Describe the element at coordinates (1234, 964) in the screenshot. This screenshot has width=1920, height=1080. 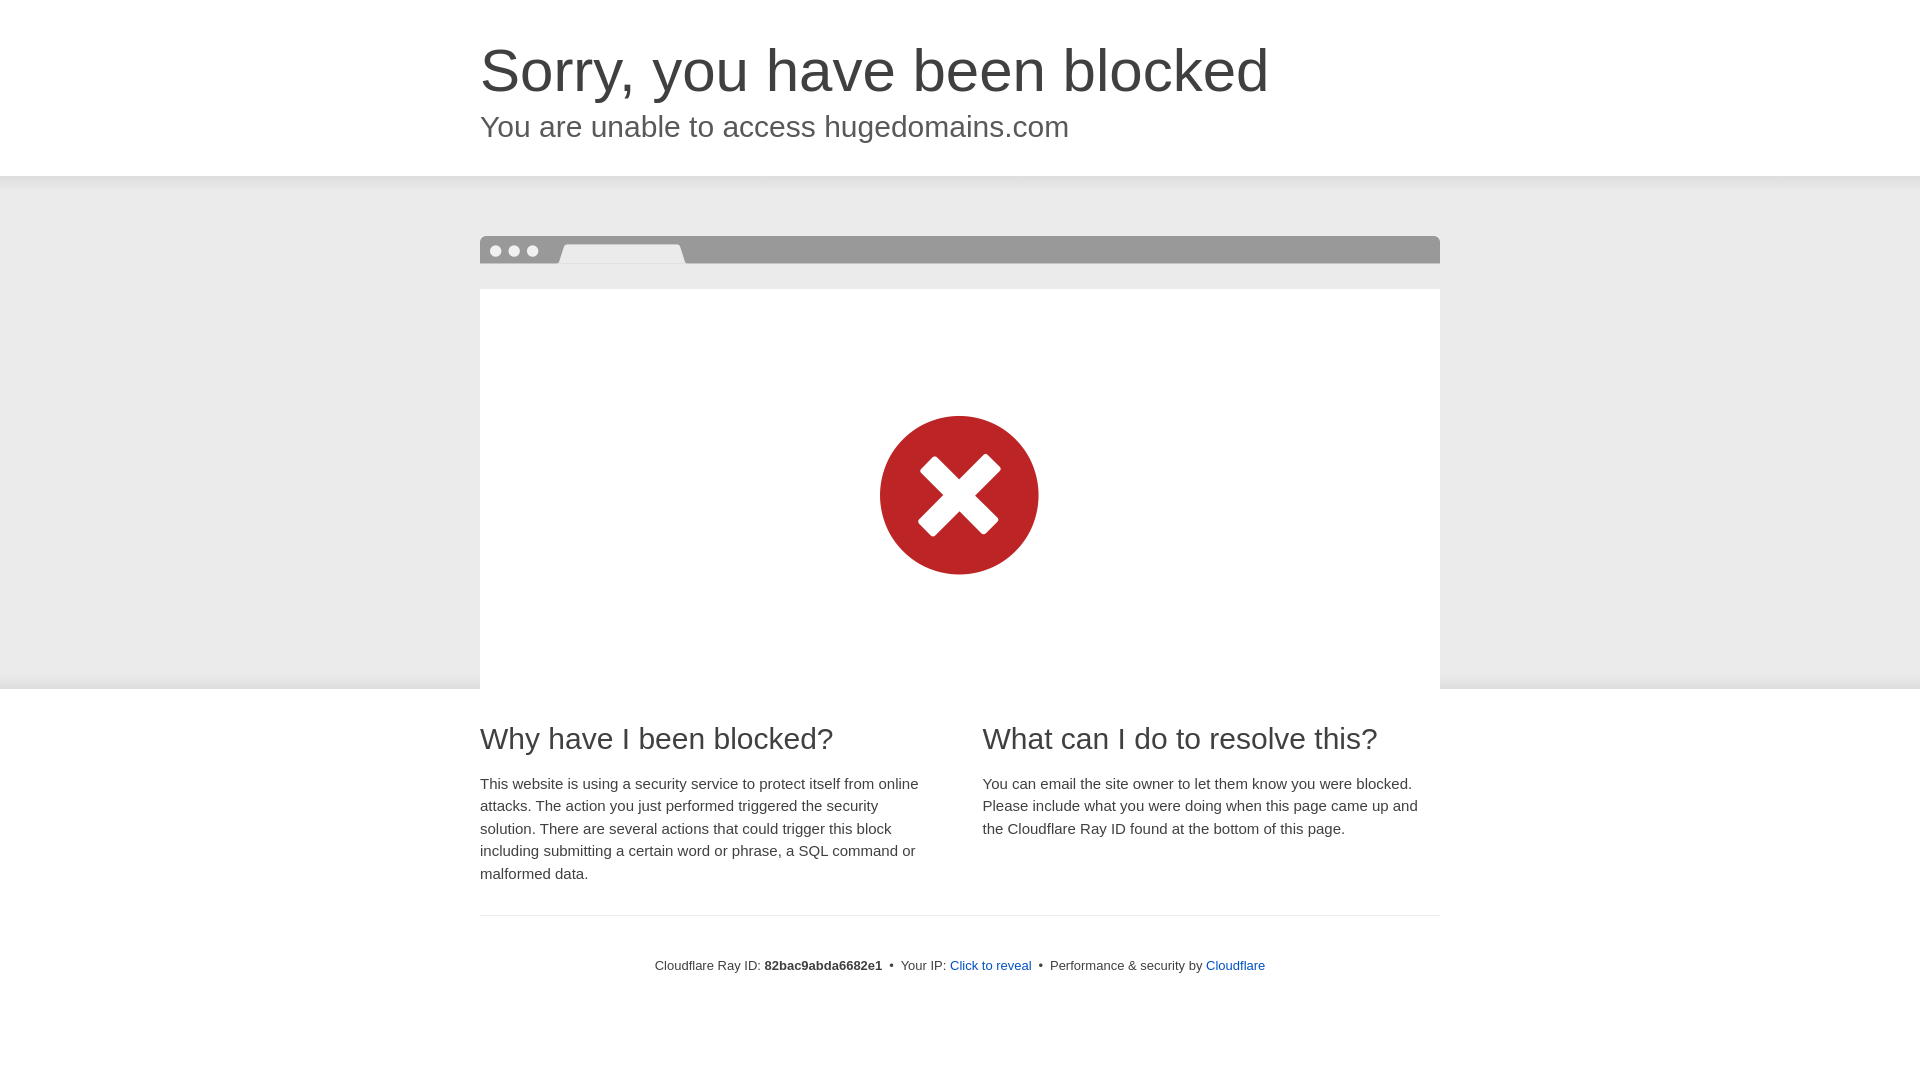
I see `'Cloudflare'` at that location.